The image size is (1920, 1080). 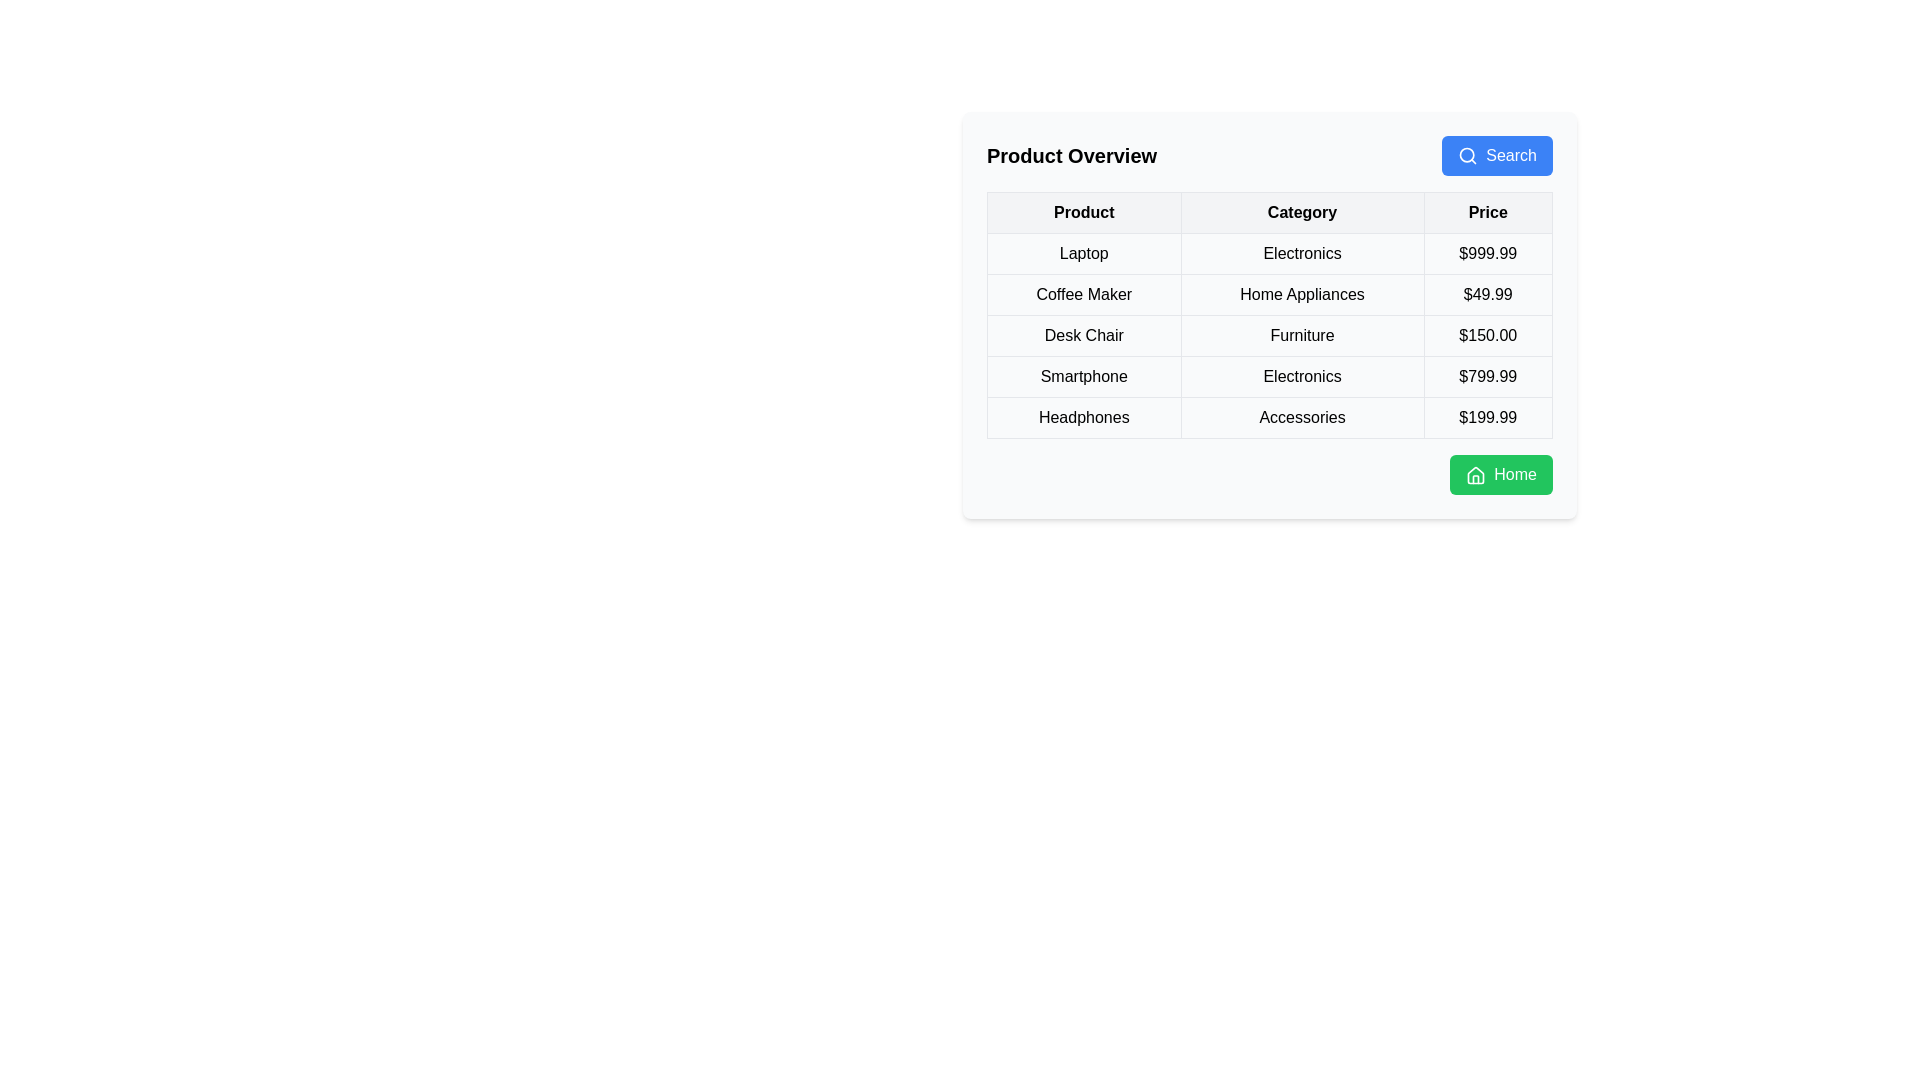 What do you see at coordinates (1083, 377) in the screenshot?
I see `the 'Smartphone' text element within the first cell of the table under the 'Product Overview' header` at bounding box center [1083, 377].